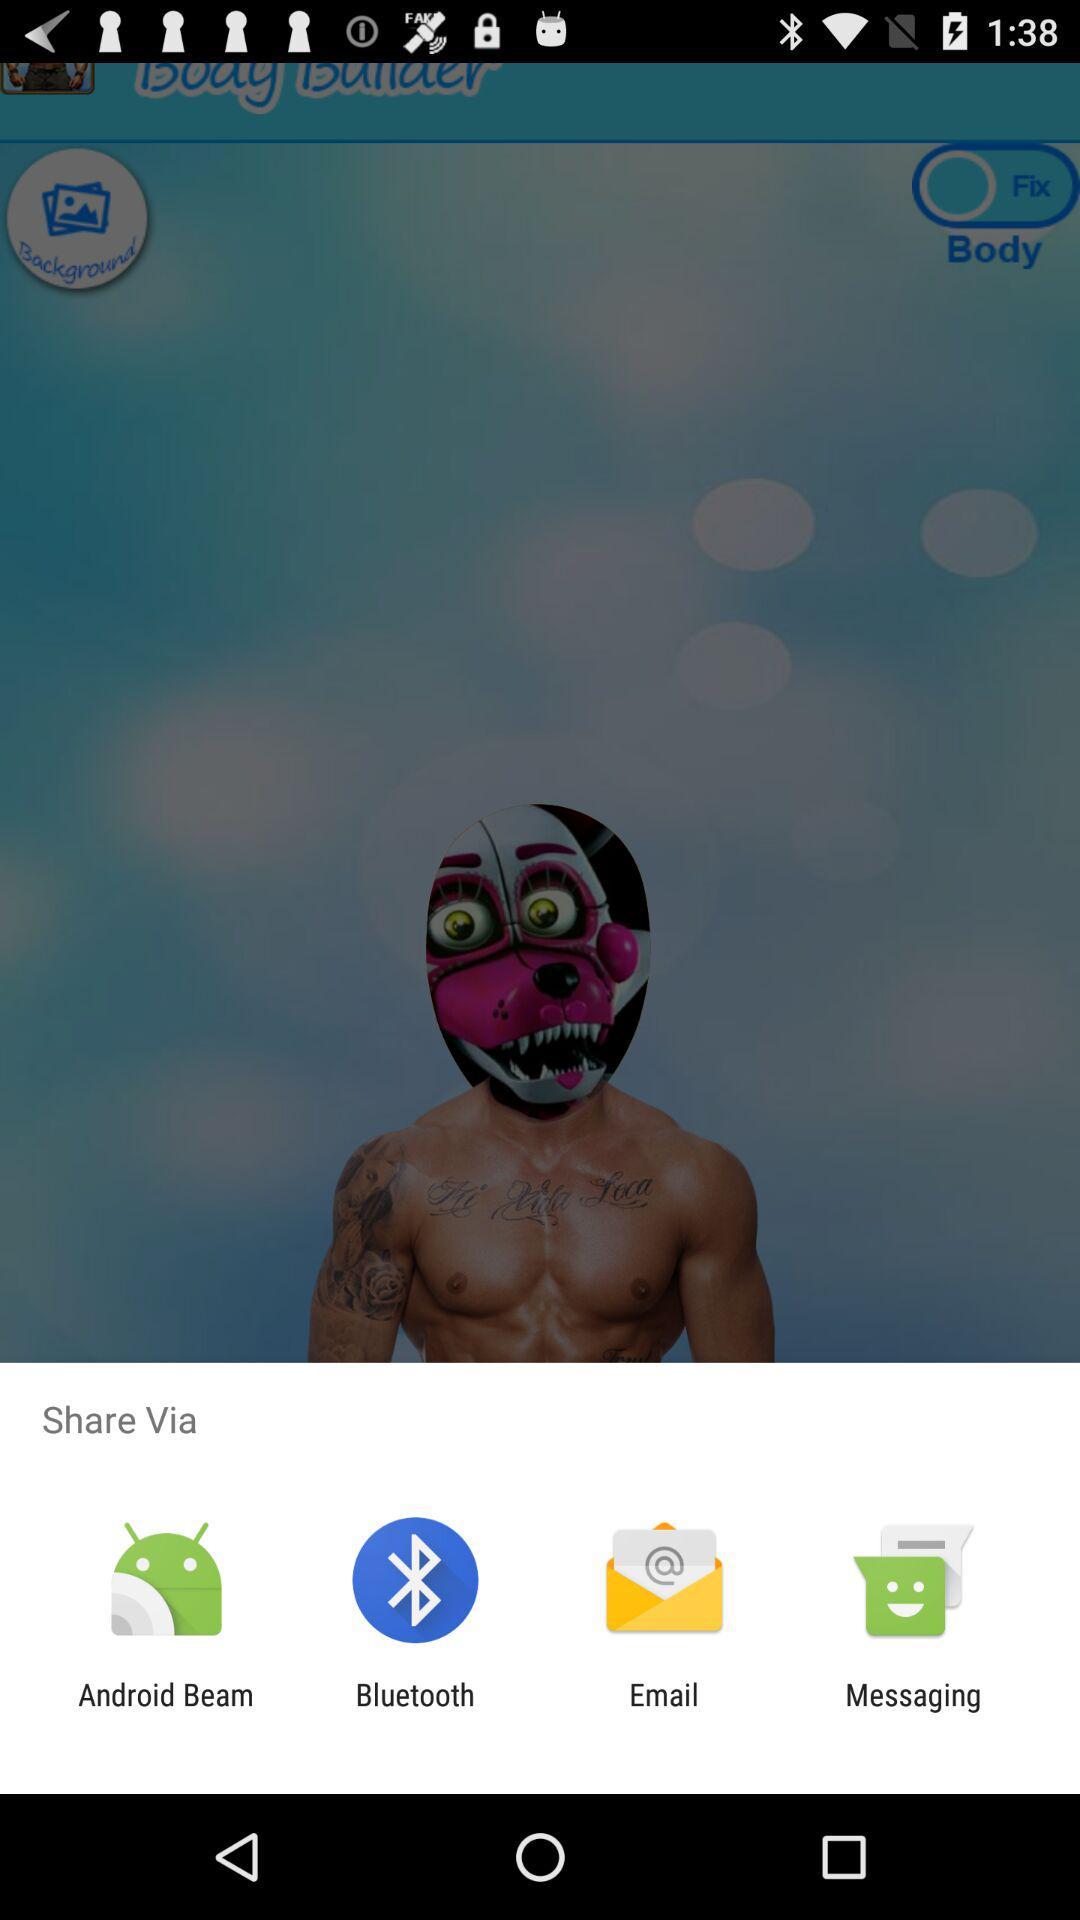  I want to click on the bluetooth item, so click(414, 1711).